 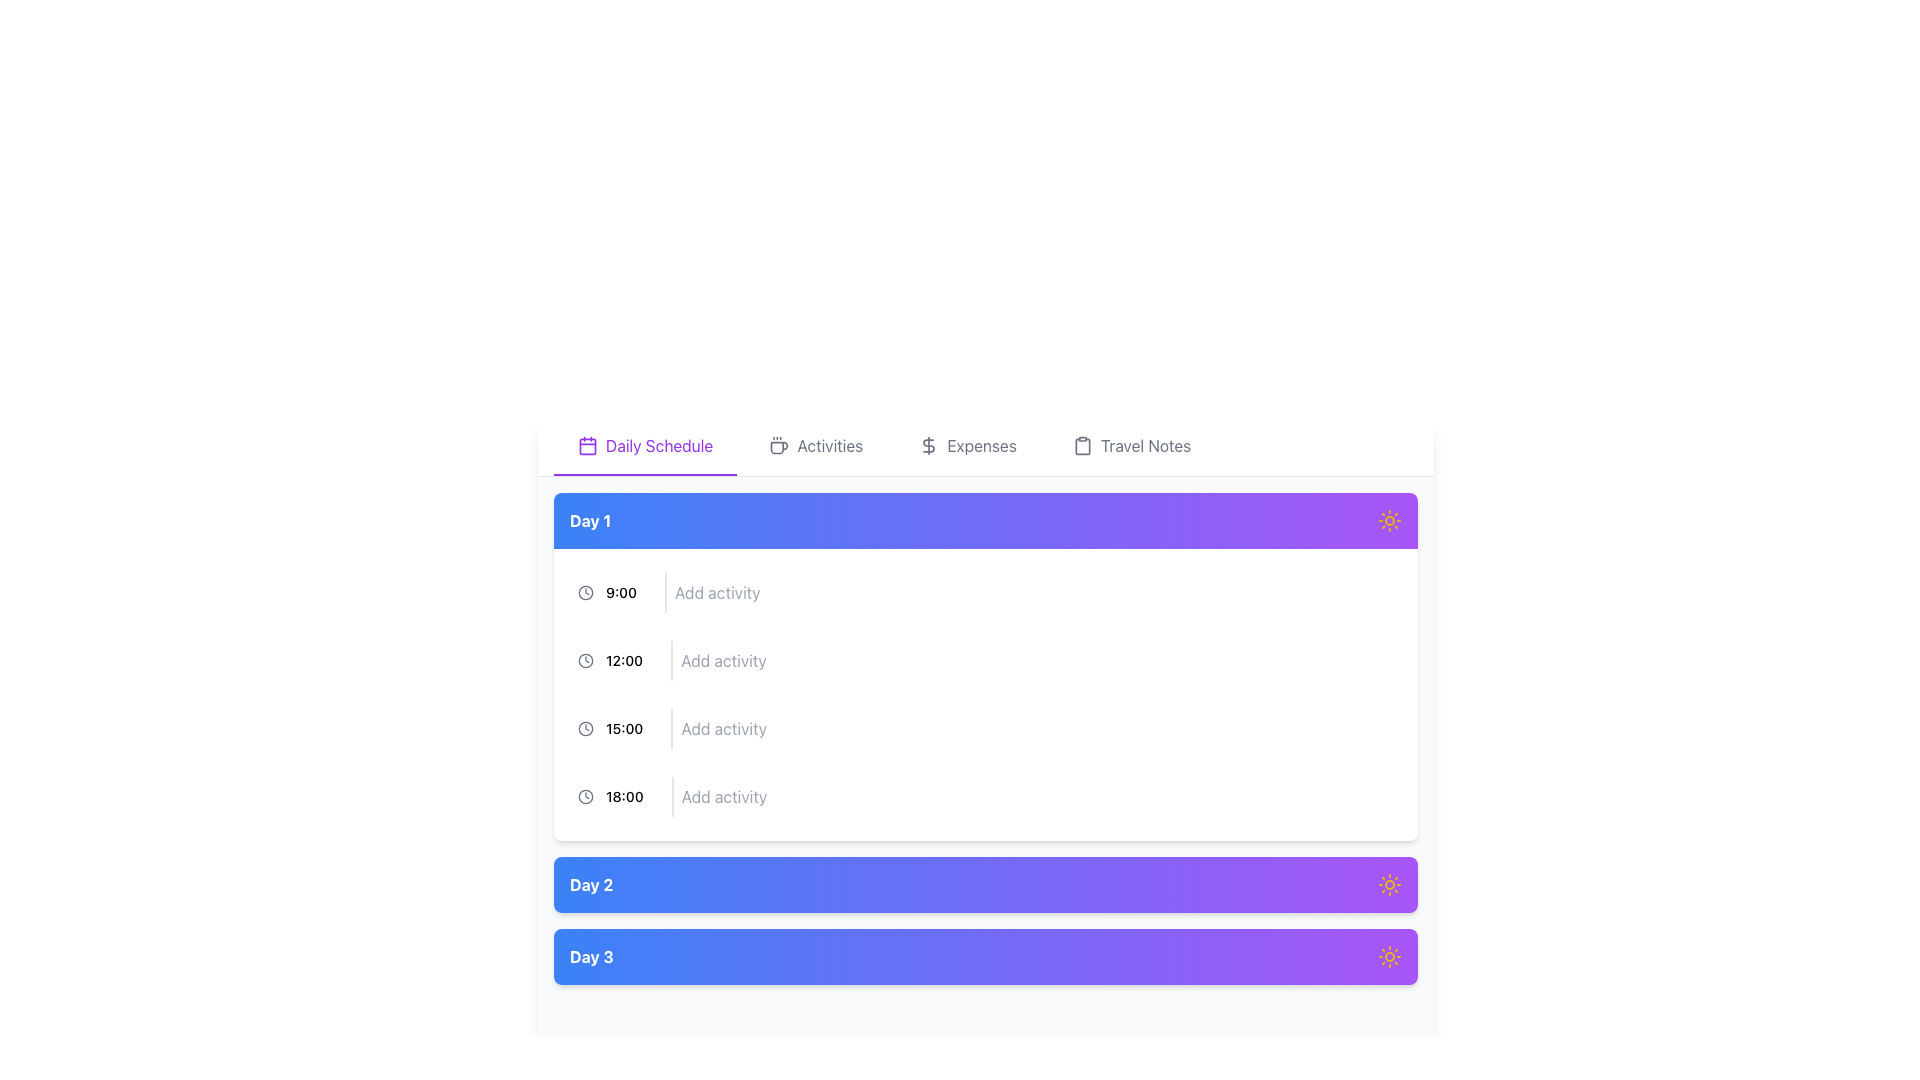 I want to click on text 'Day 3' which is displayed in bold white font on a blue background, positioned near the bottom of a list-like interface under the 'Day 2' header, so click(x=590, y=955).